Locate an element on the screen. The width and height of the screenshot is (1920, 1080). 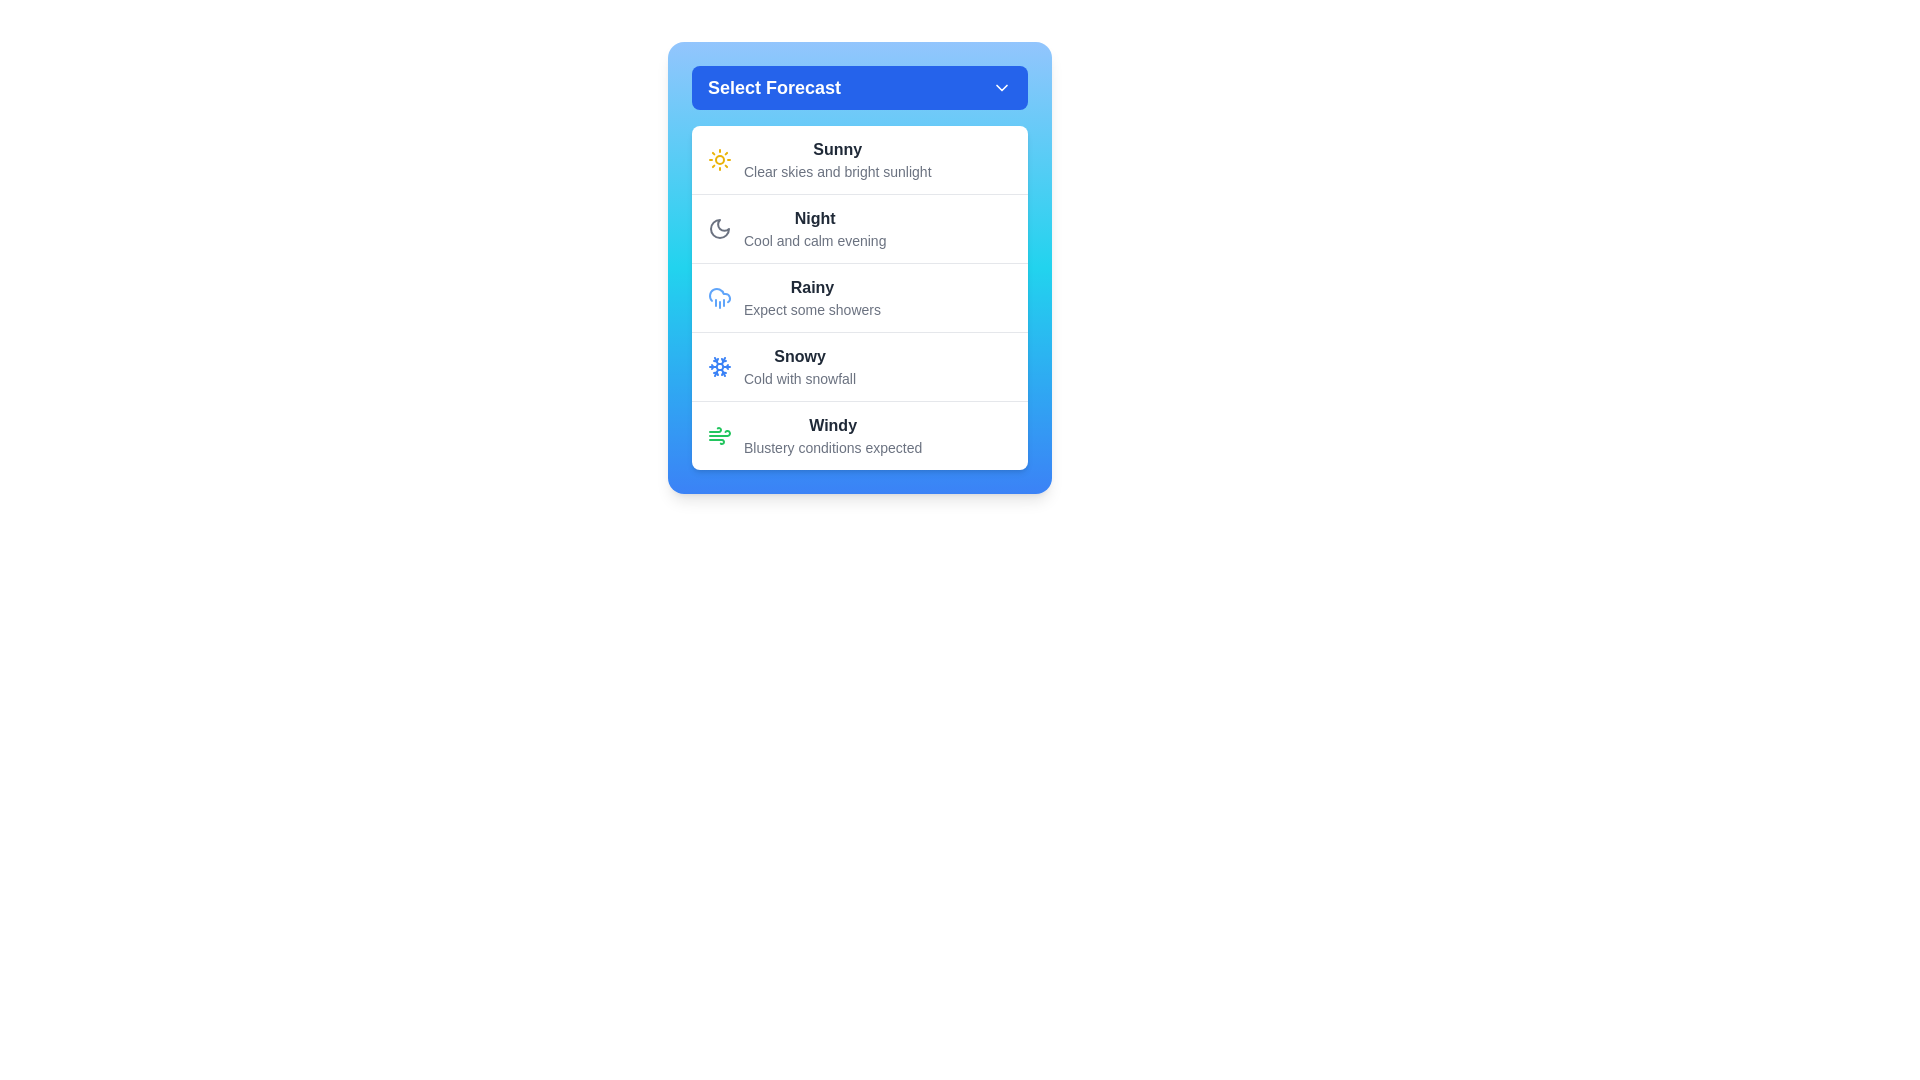
the crescent moon icon in the 'Night' row of the menu, which is styled with a dark gray color and represents a night-time theme is located at coordinates (720, 227).